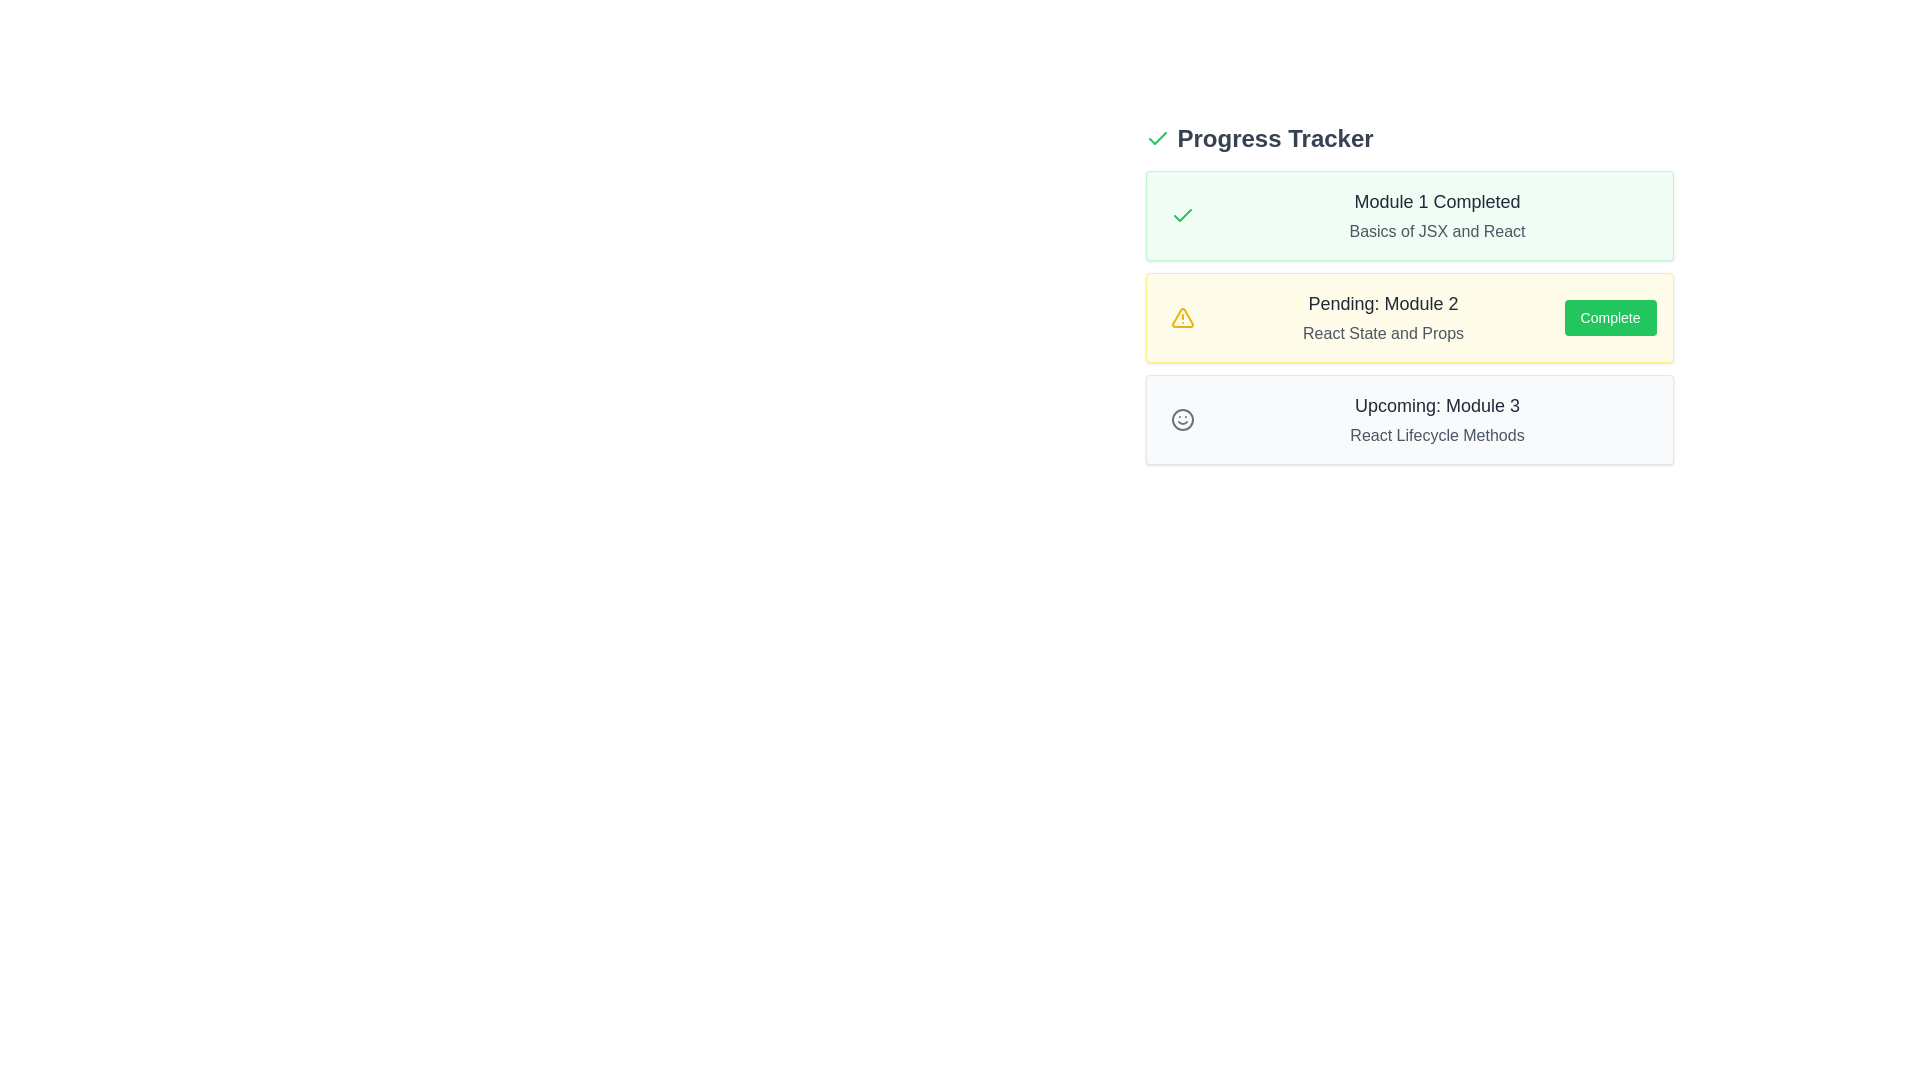 This screenshot has height=1080, width=1920. What do you see at coordinates (1182, 316) in the screenshot?
I see `the triangular warning icon with a yellow border and an exclamation mark, located inside the 'Pending: Module 2' card in the progress tracker interface` at bounding box center [1182, 316].